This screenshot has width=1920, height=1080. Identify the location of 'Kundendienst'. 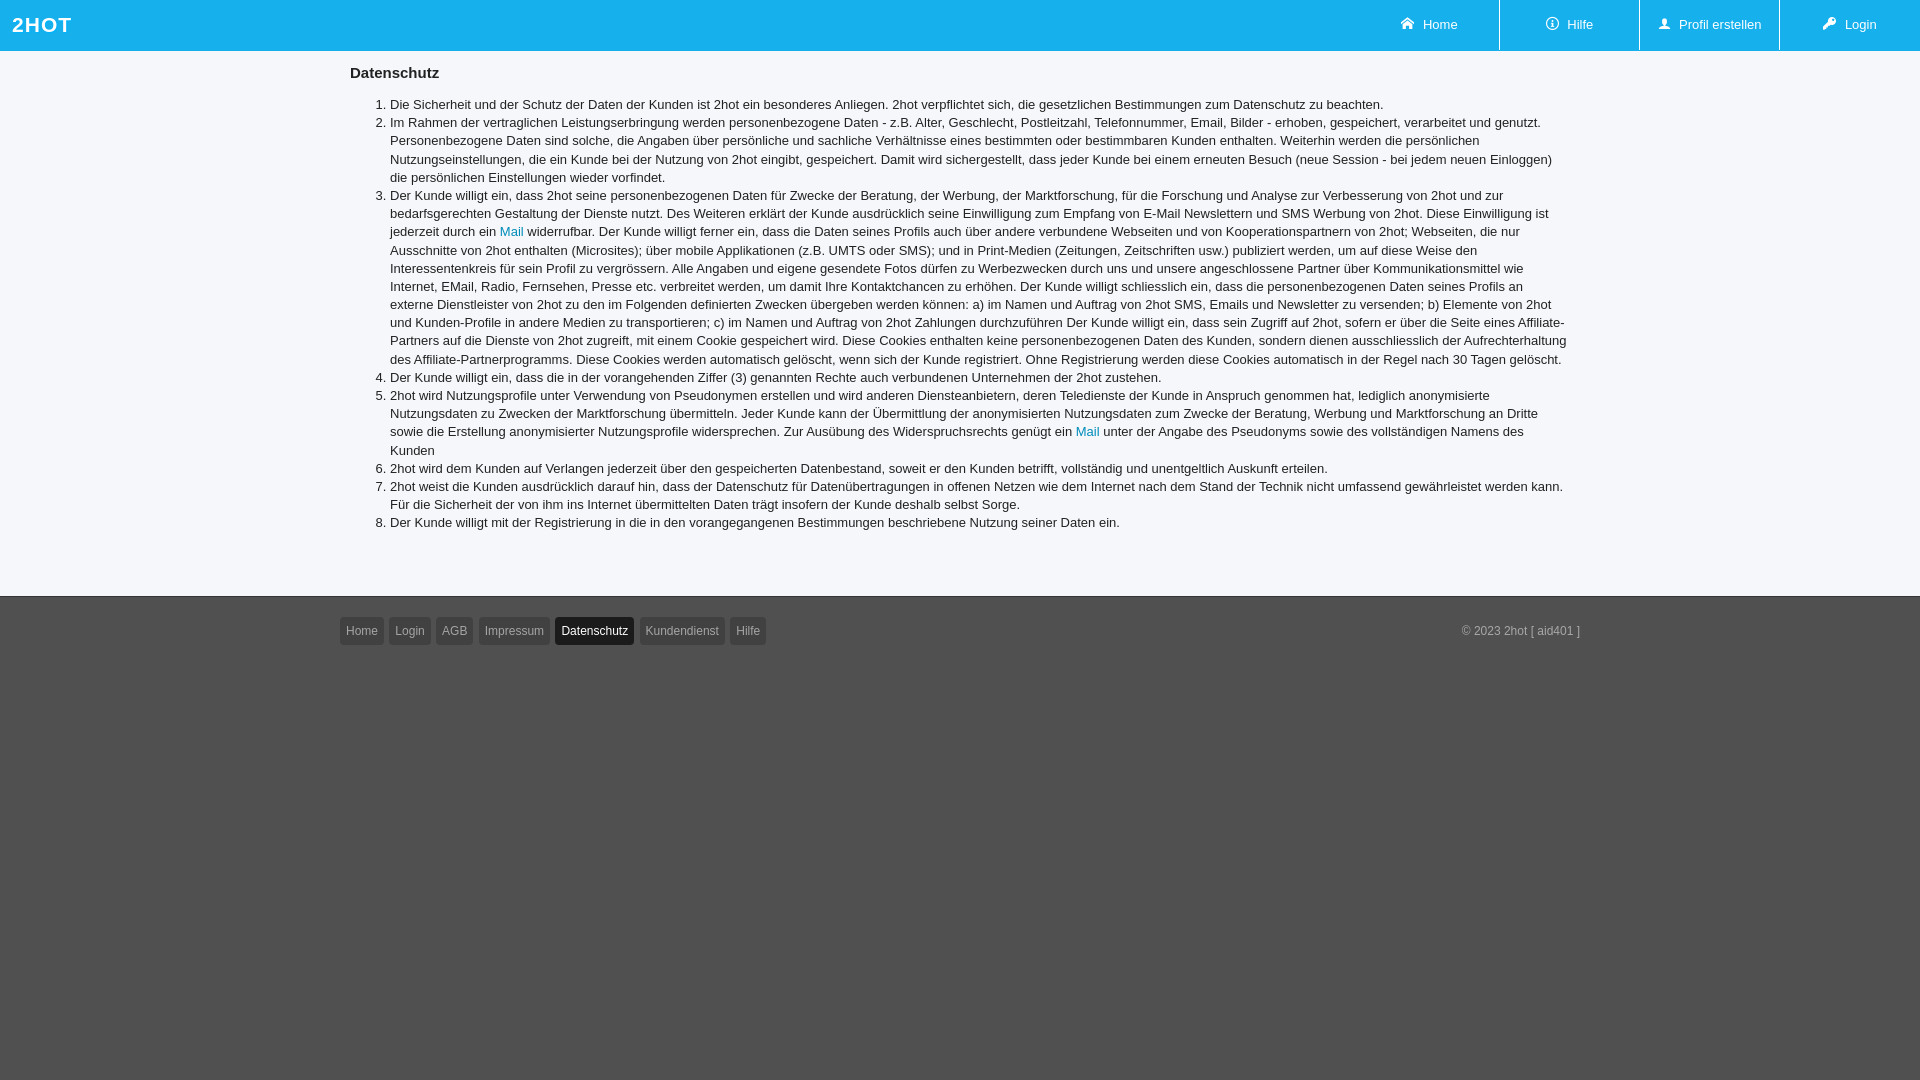
(682, 630).